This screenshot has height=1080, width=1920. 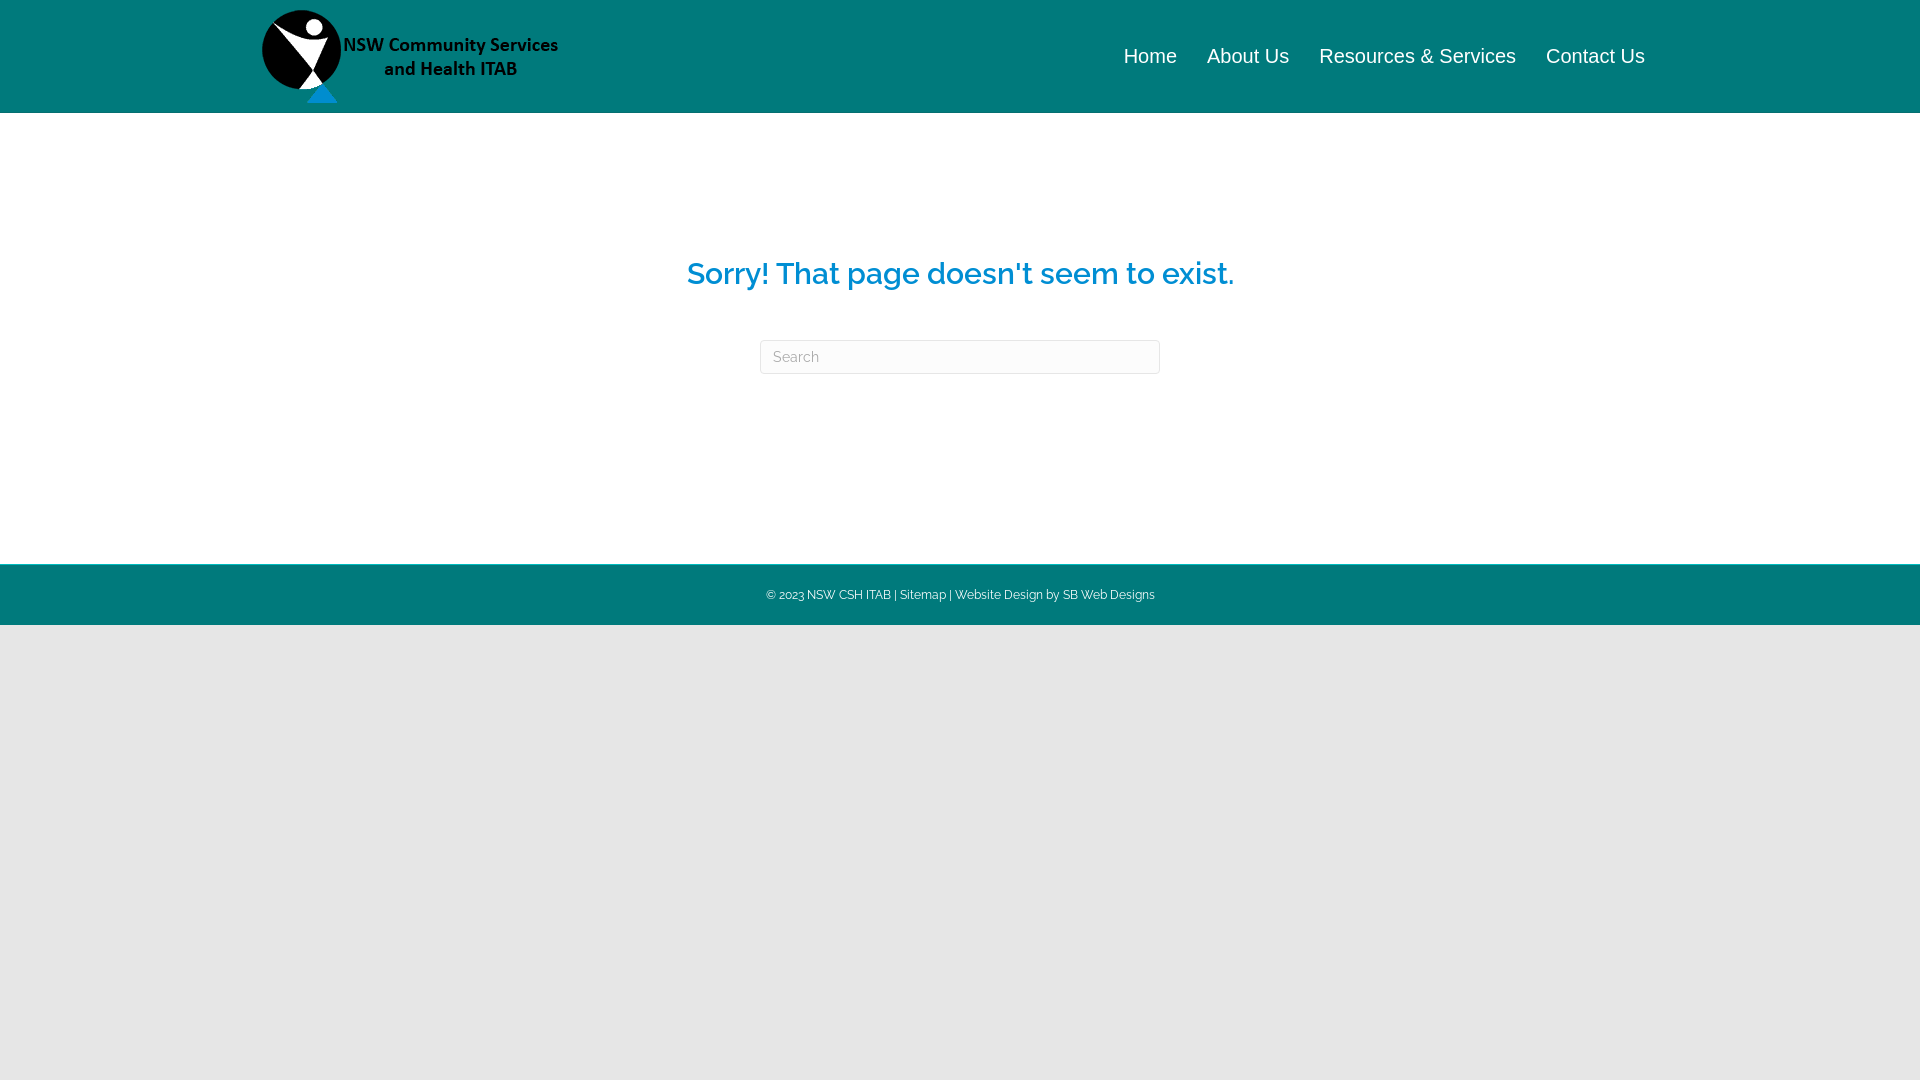 I want to click on 'SB Web Designs', so click(x=1107, y=593).